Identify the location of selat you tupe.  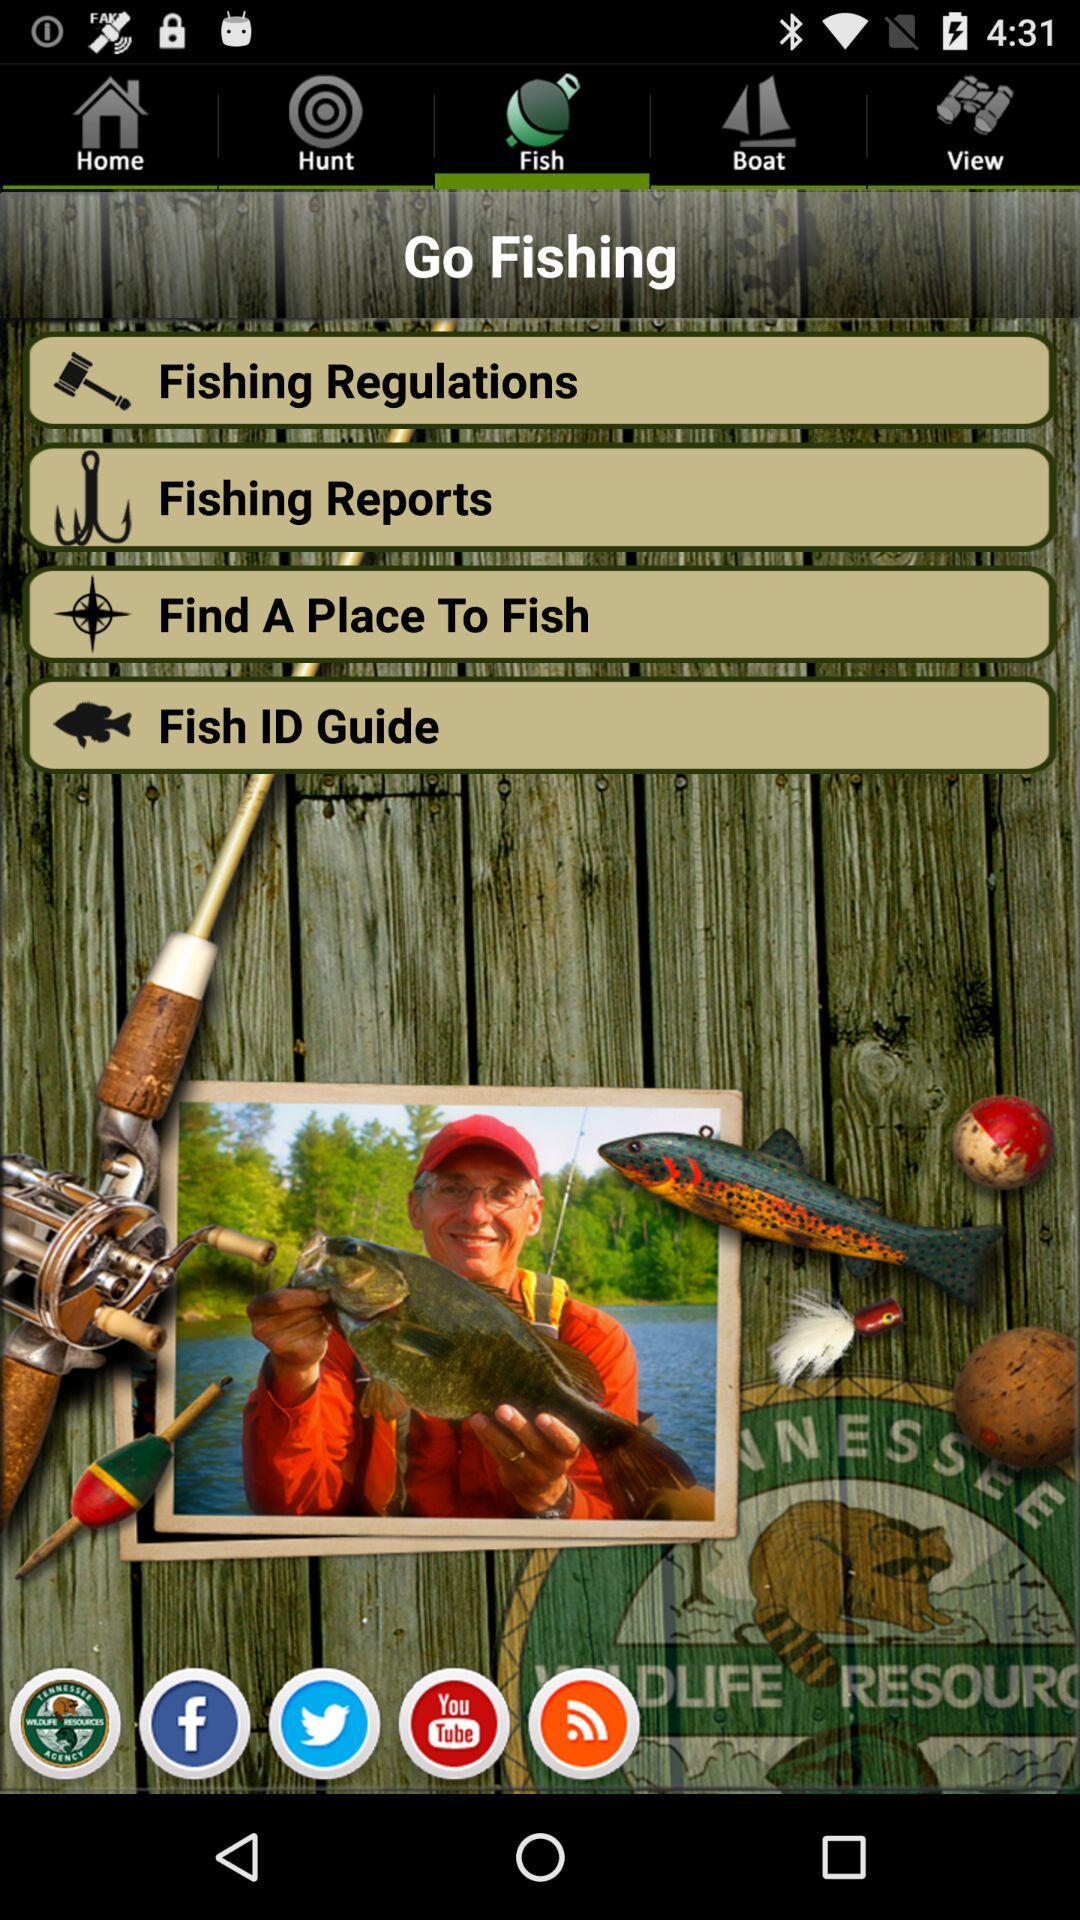
(454, 1728).